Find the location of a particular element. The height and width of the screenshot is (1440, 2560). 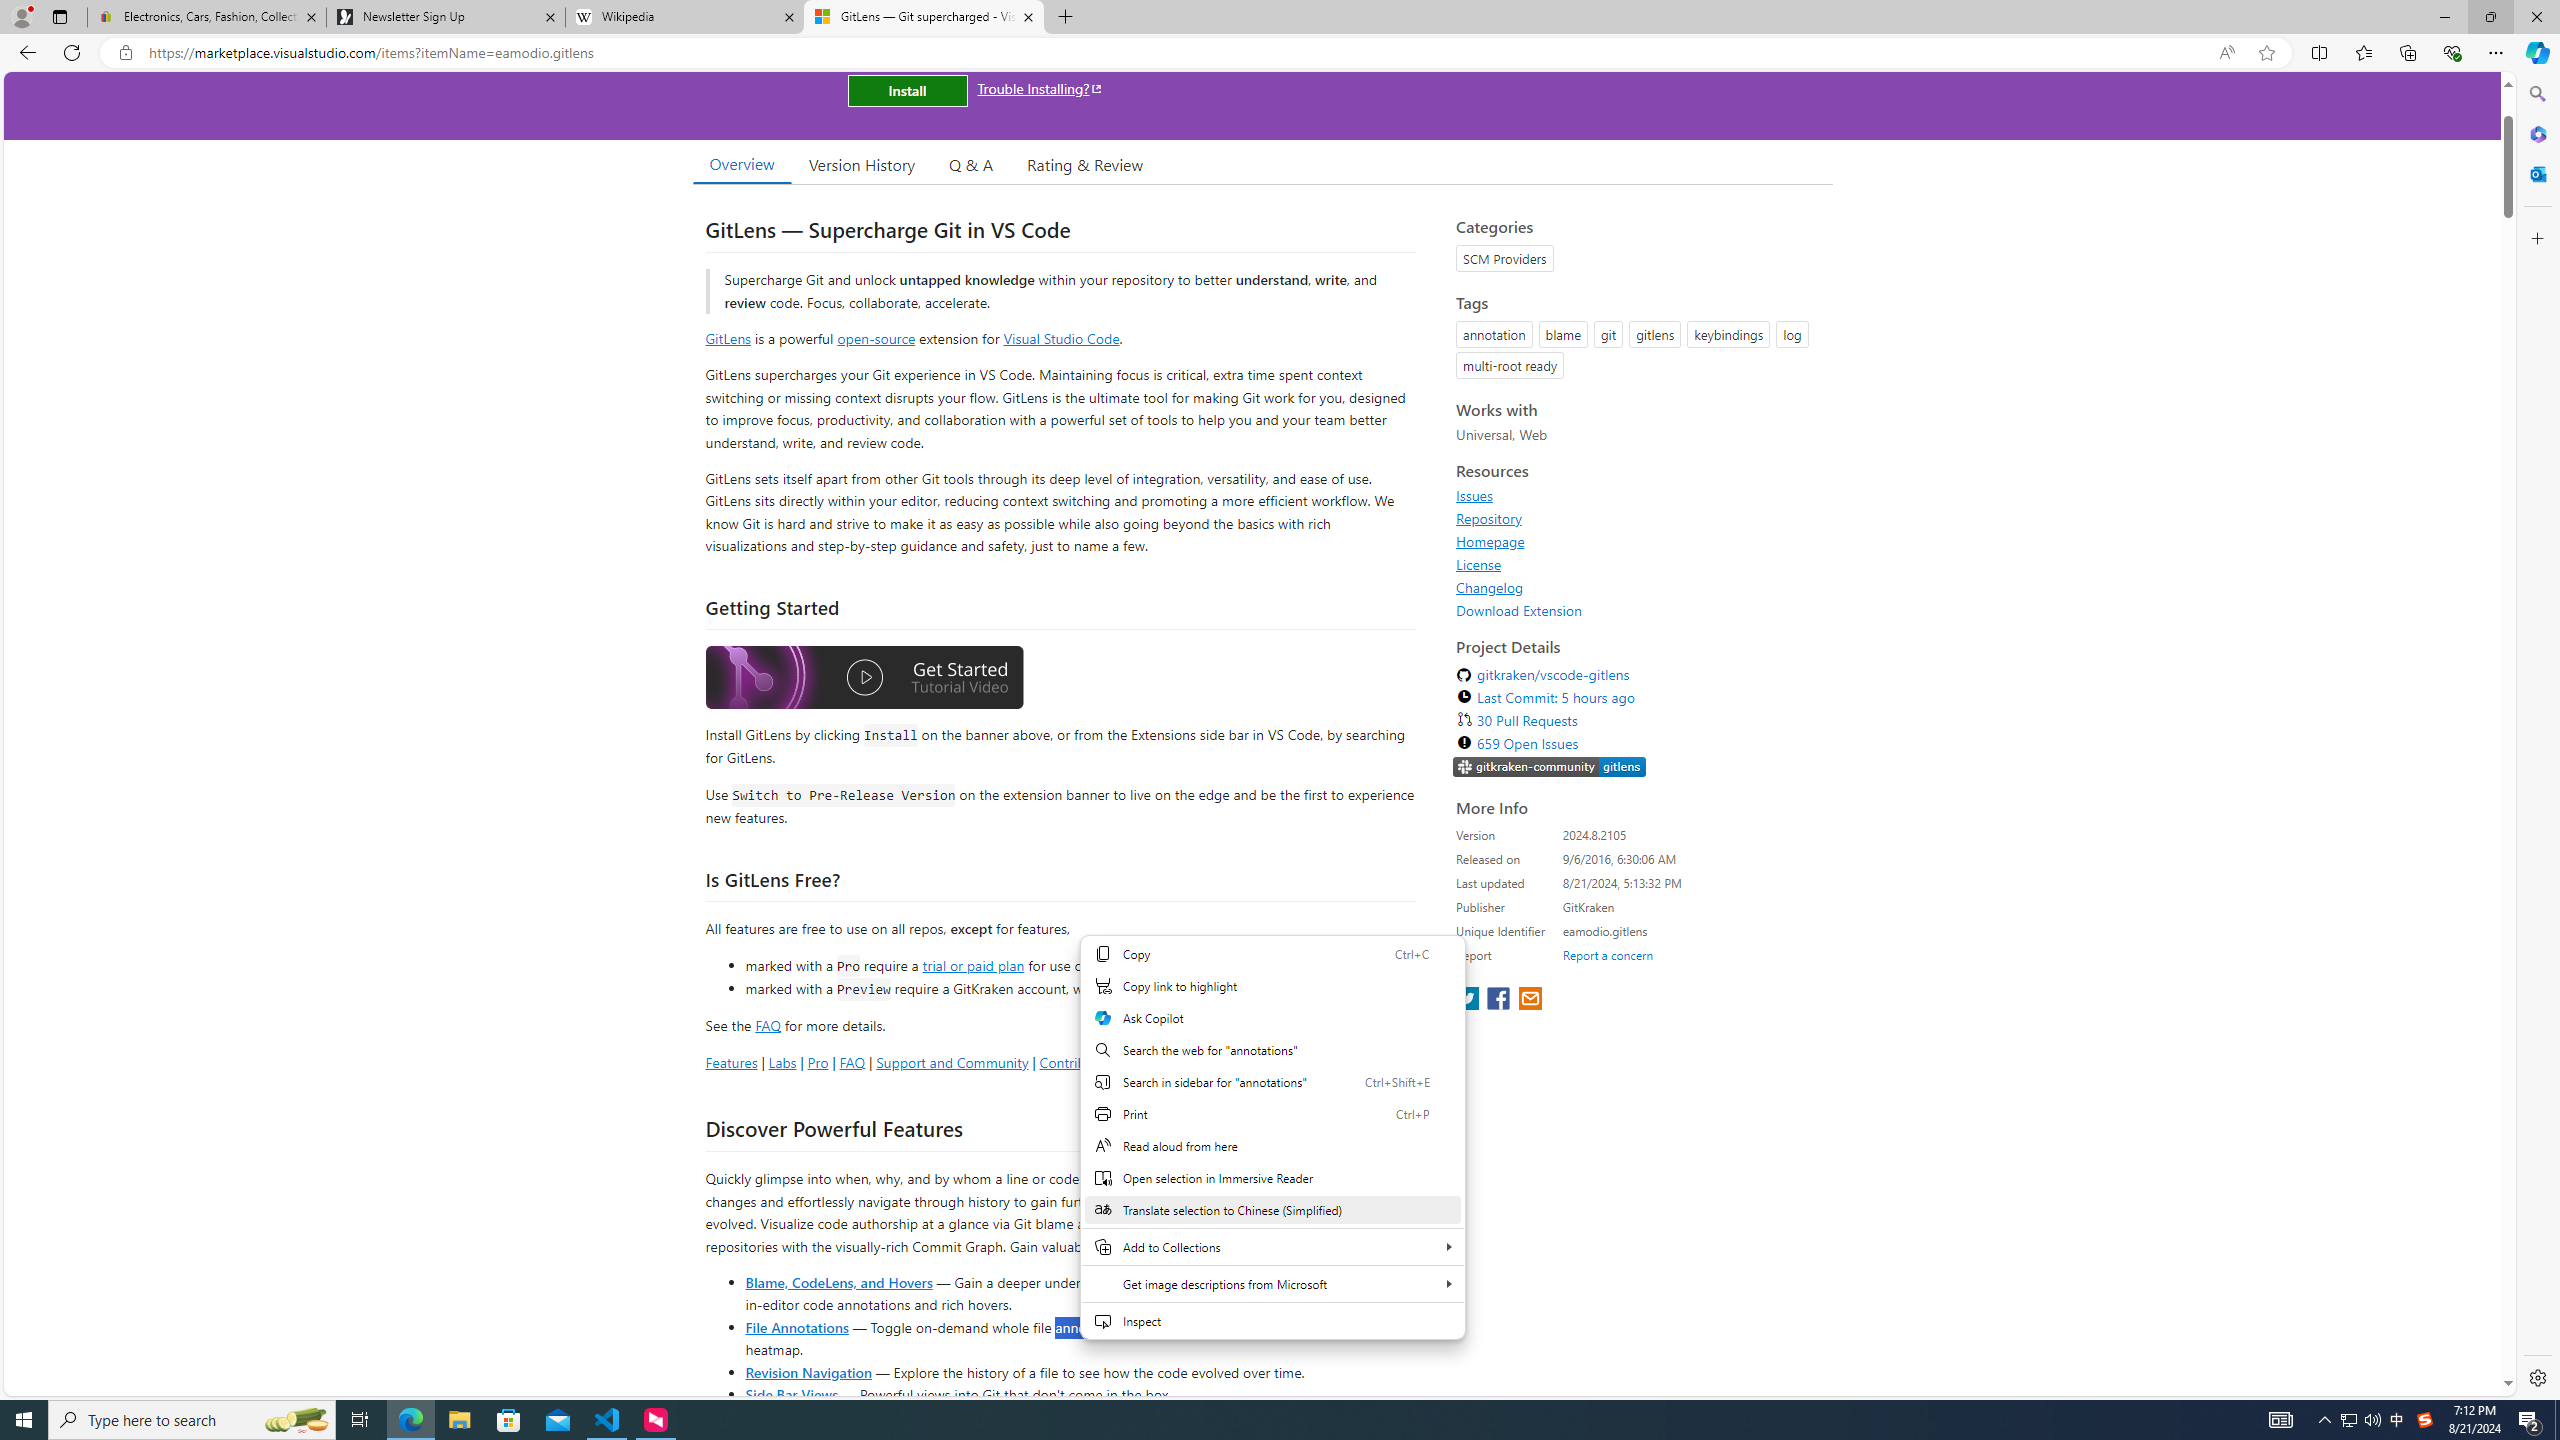

'Settings' is located at coordinates (2535, 1376).